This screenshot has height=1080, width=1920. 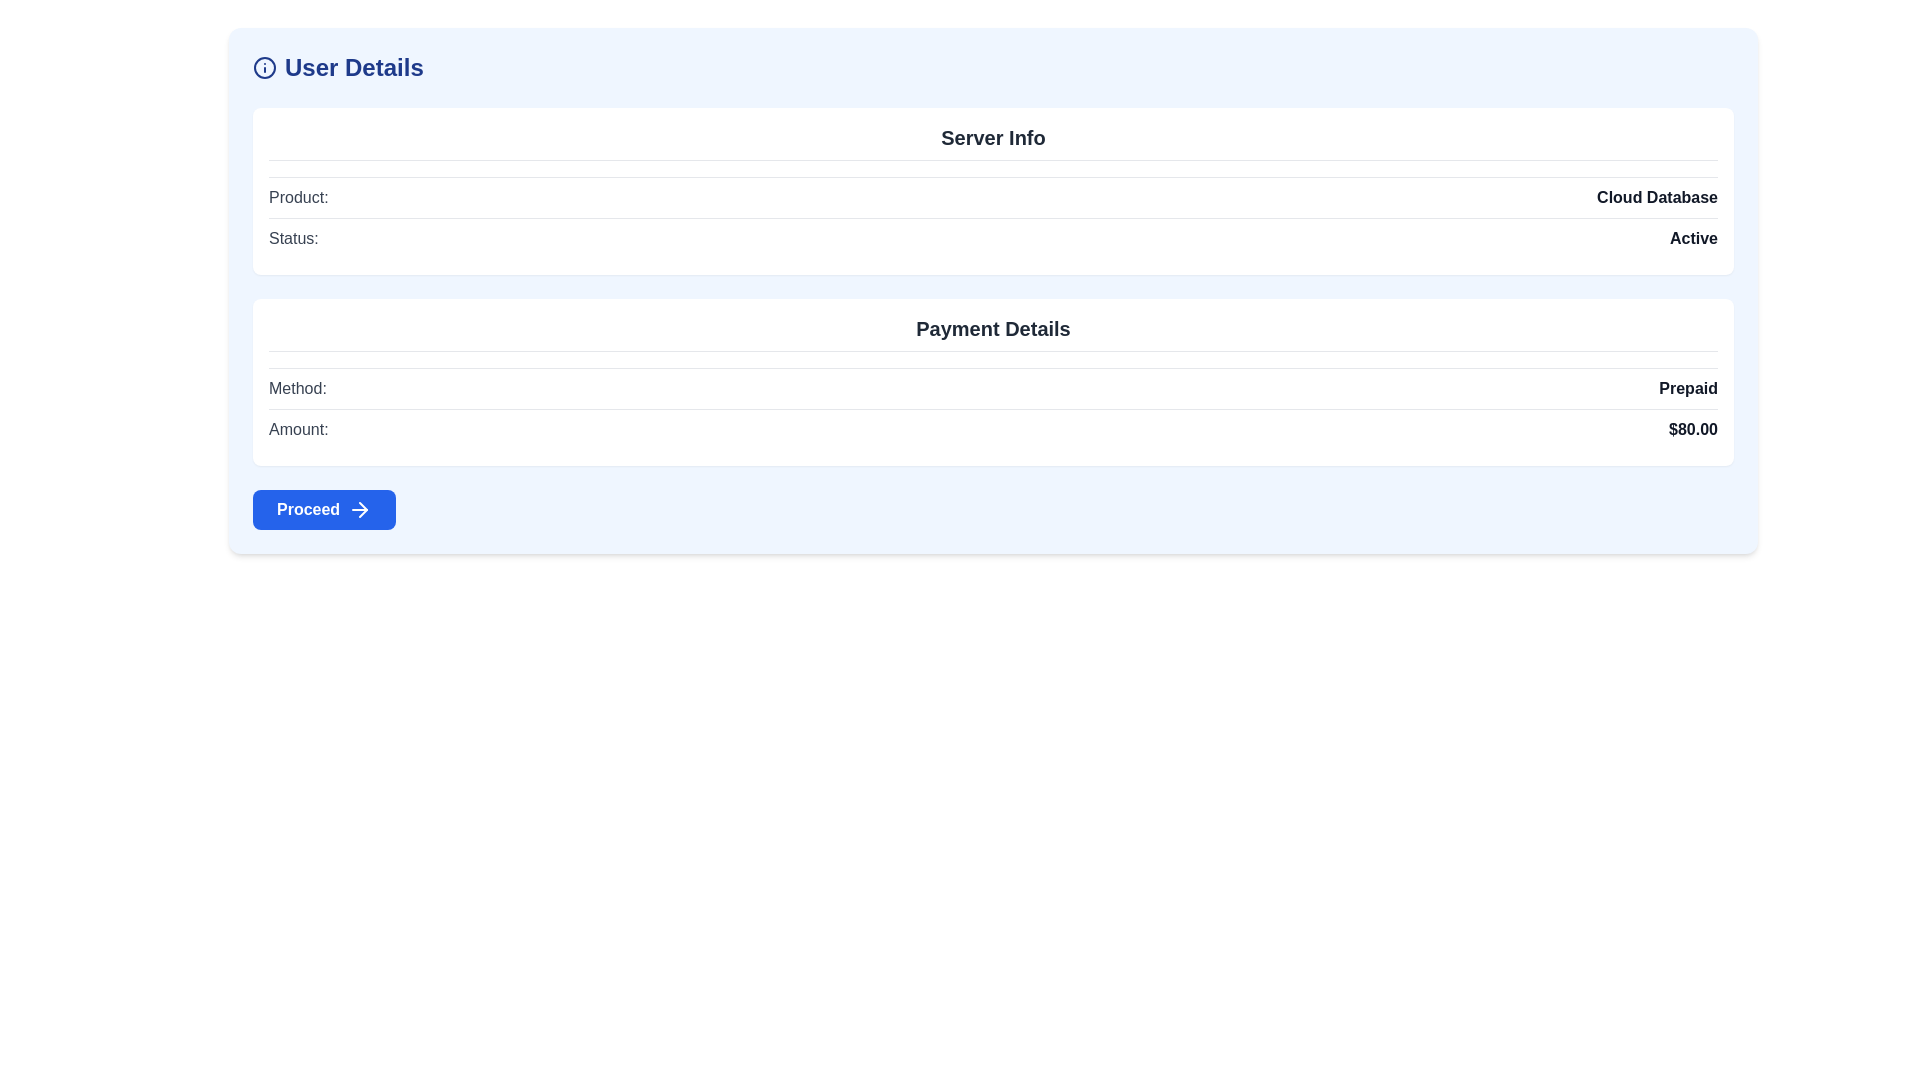 What do you see at coordinates (263, 67) in the screenshot?
I see `the information icon, which is a blue circular outline with a dot and a vertical line inside, located to the immediate left of the 'User Details' heading` at bounding box center [263, 67].